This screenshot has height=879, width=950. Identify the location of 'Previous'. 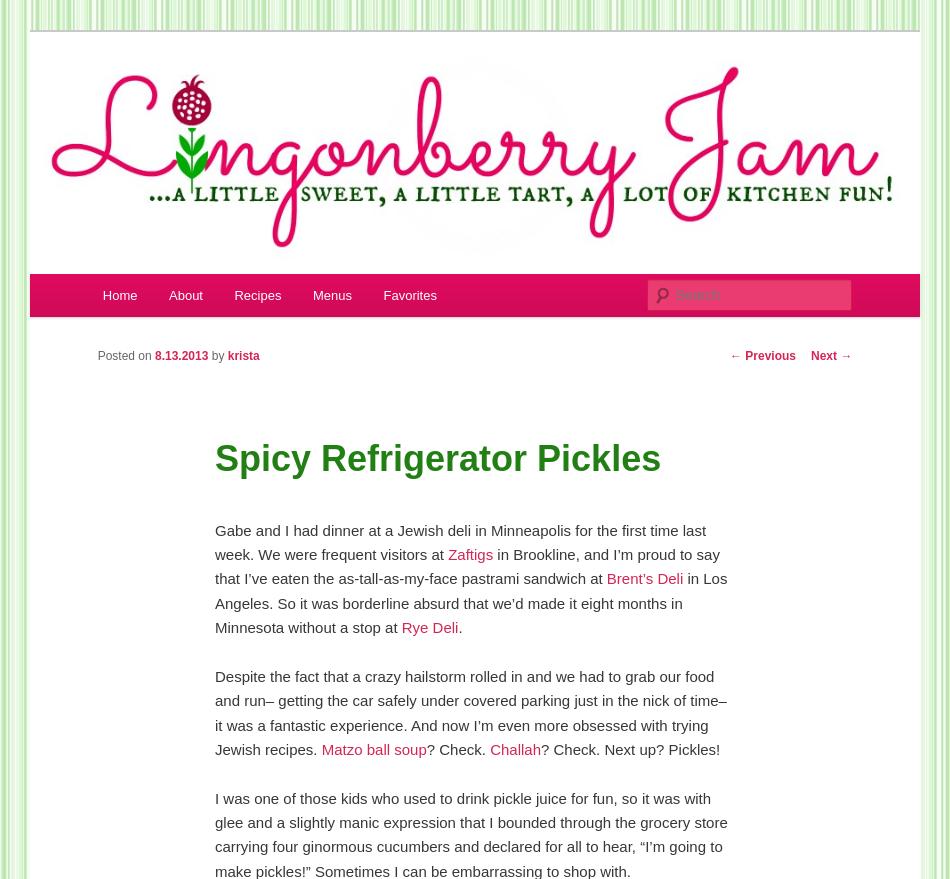
(768, 354).